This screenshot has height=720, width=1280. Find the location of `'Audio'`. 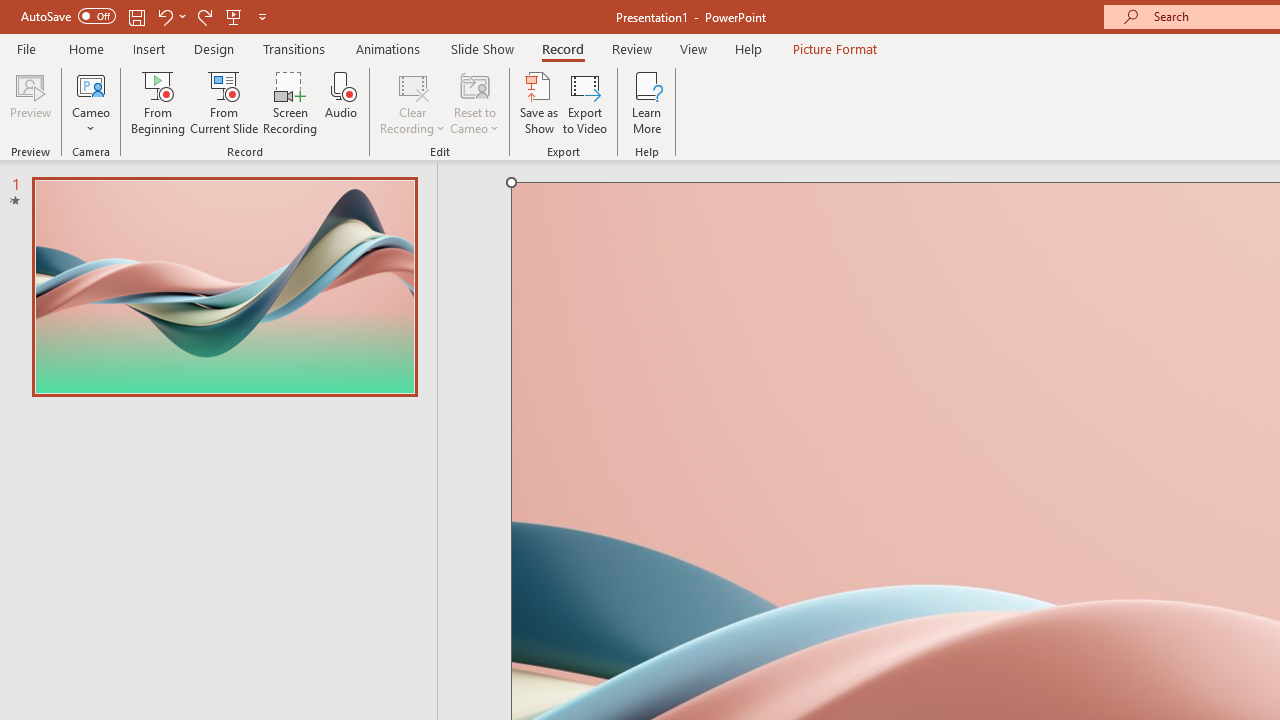

'Audio' is located at coordinates (341, 103).